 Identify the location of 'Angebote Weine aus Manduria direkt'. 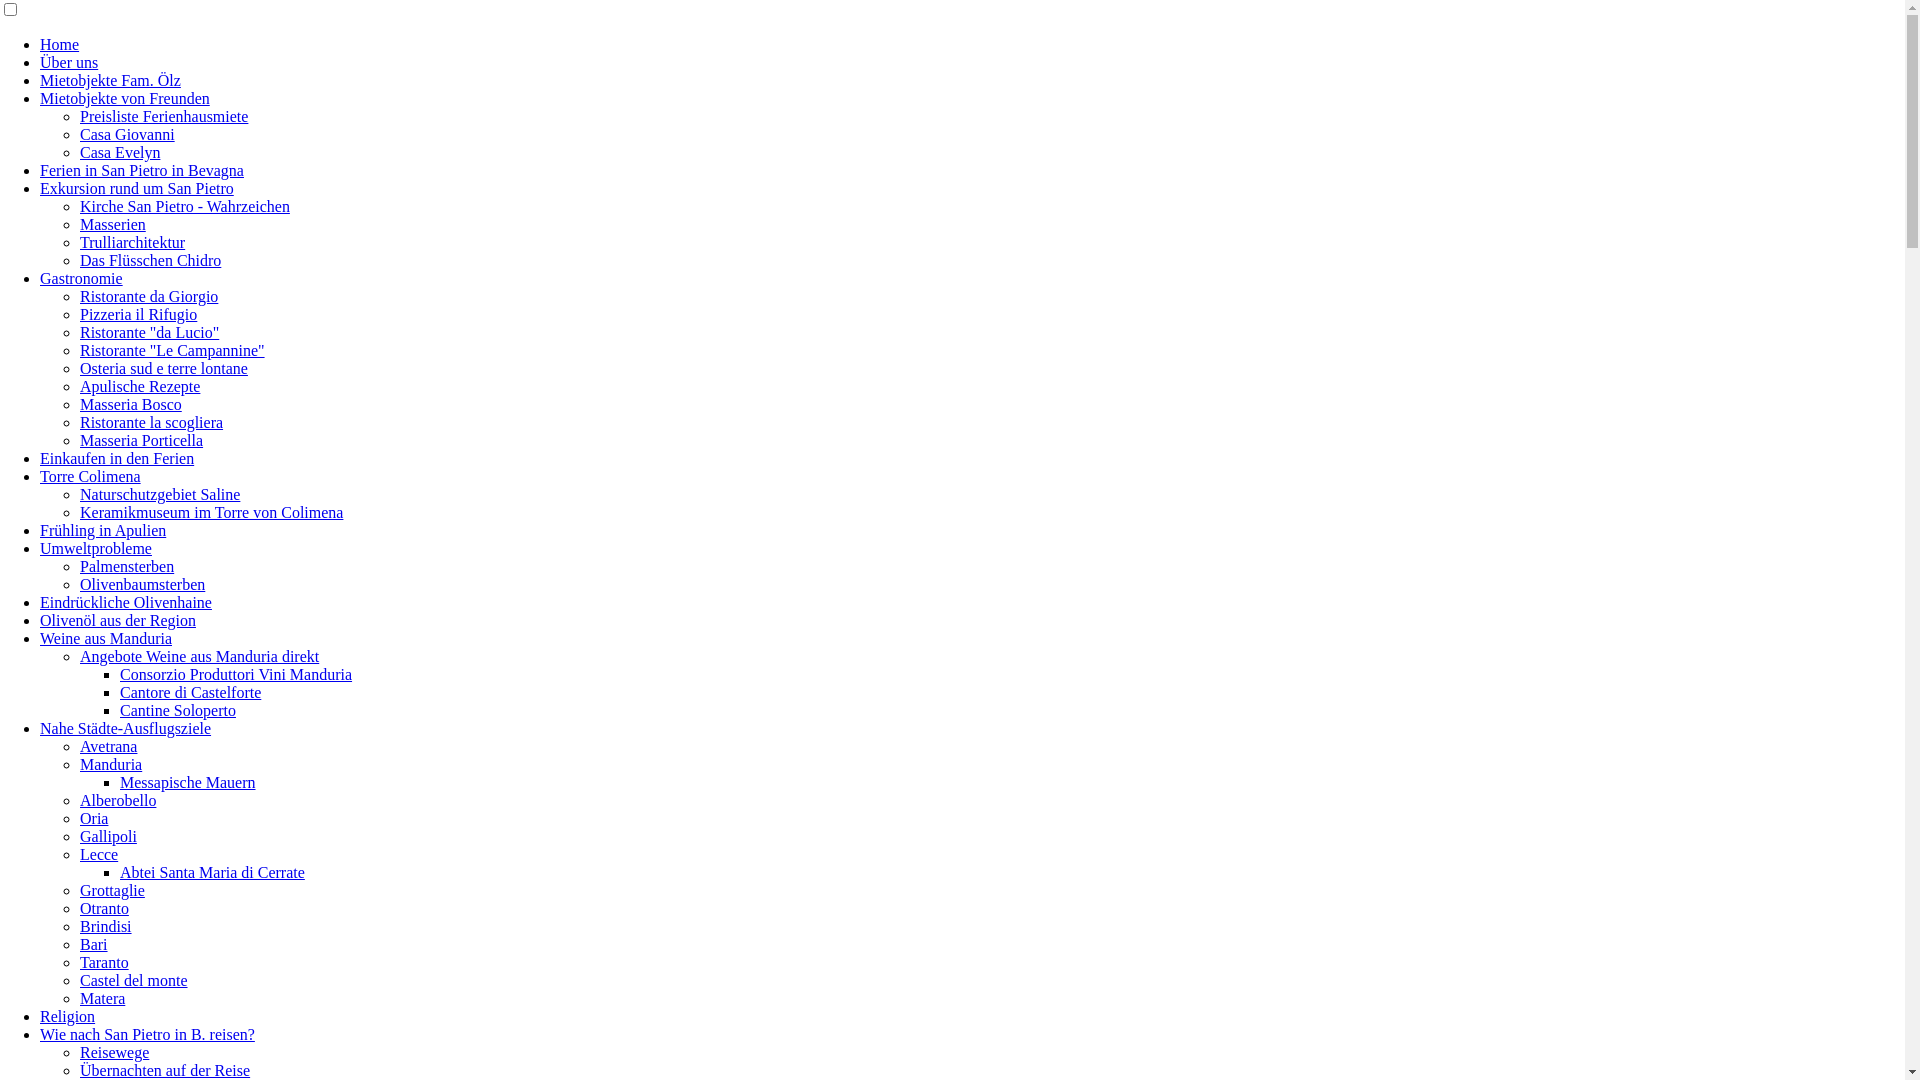
(199, 656).